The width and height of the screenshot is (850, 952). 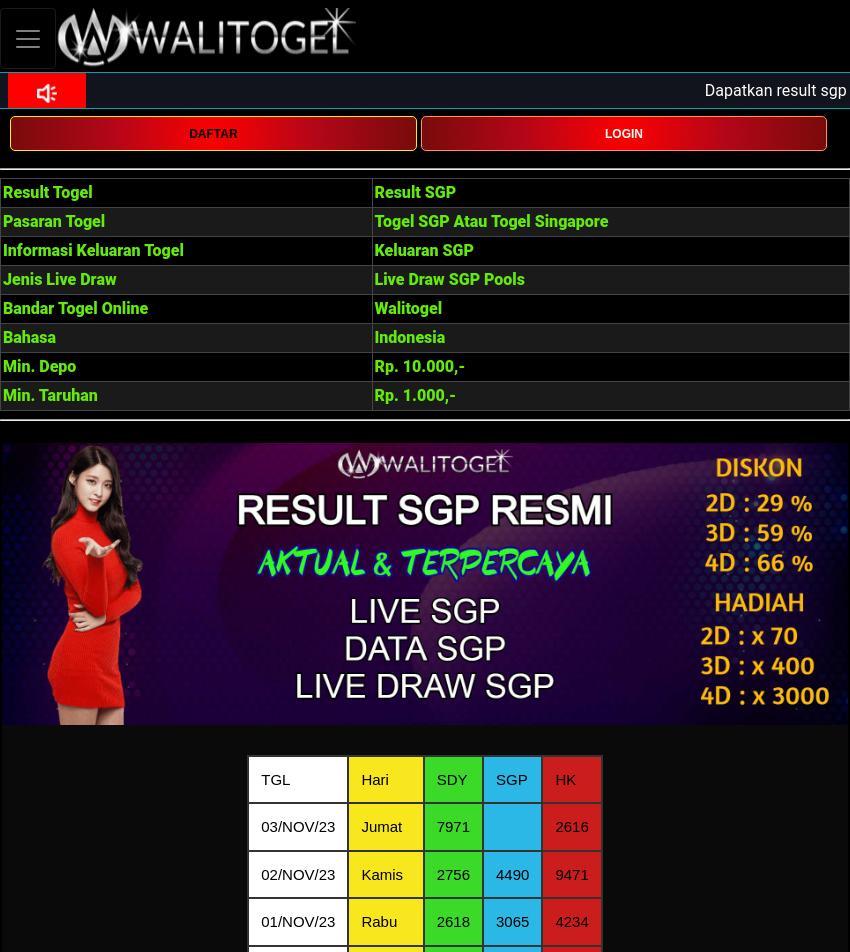 What do you see at coordinates (1, 395) in the screenshot?
I see `'Min. Taruhan'` at bounding box center [1, 395].